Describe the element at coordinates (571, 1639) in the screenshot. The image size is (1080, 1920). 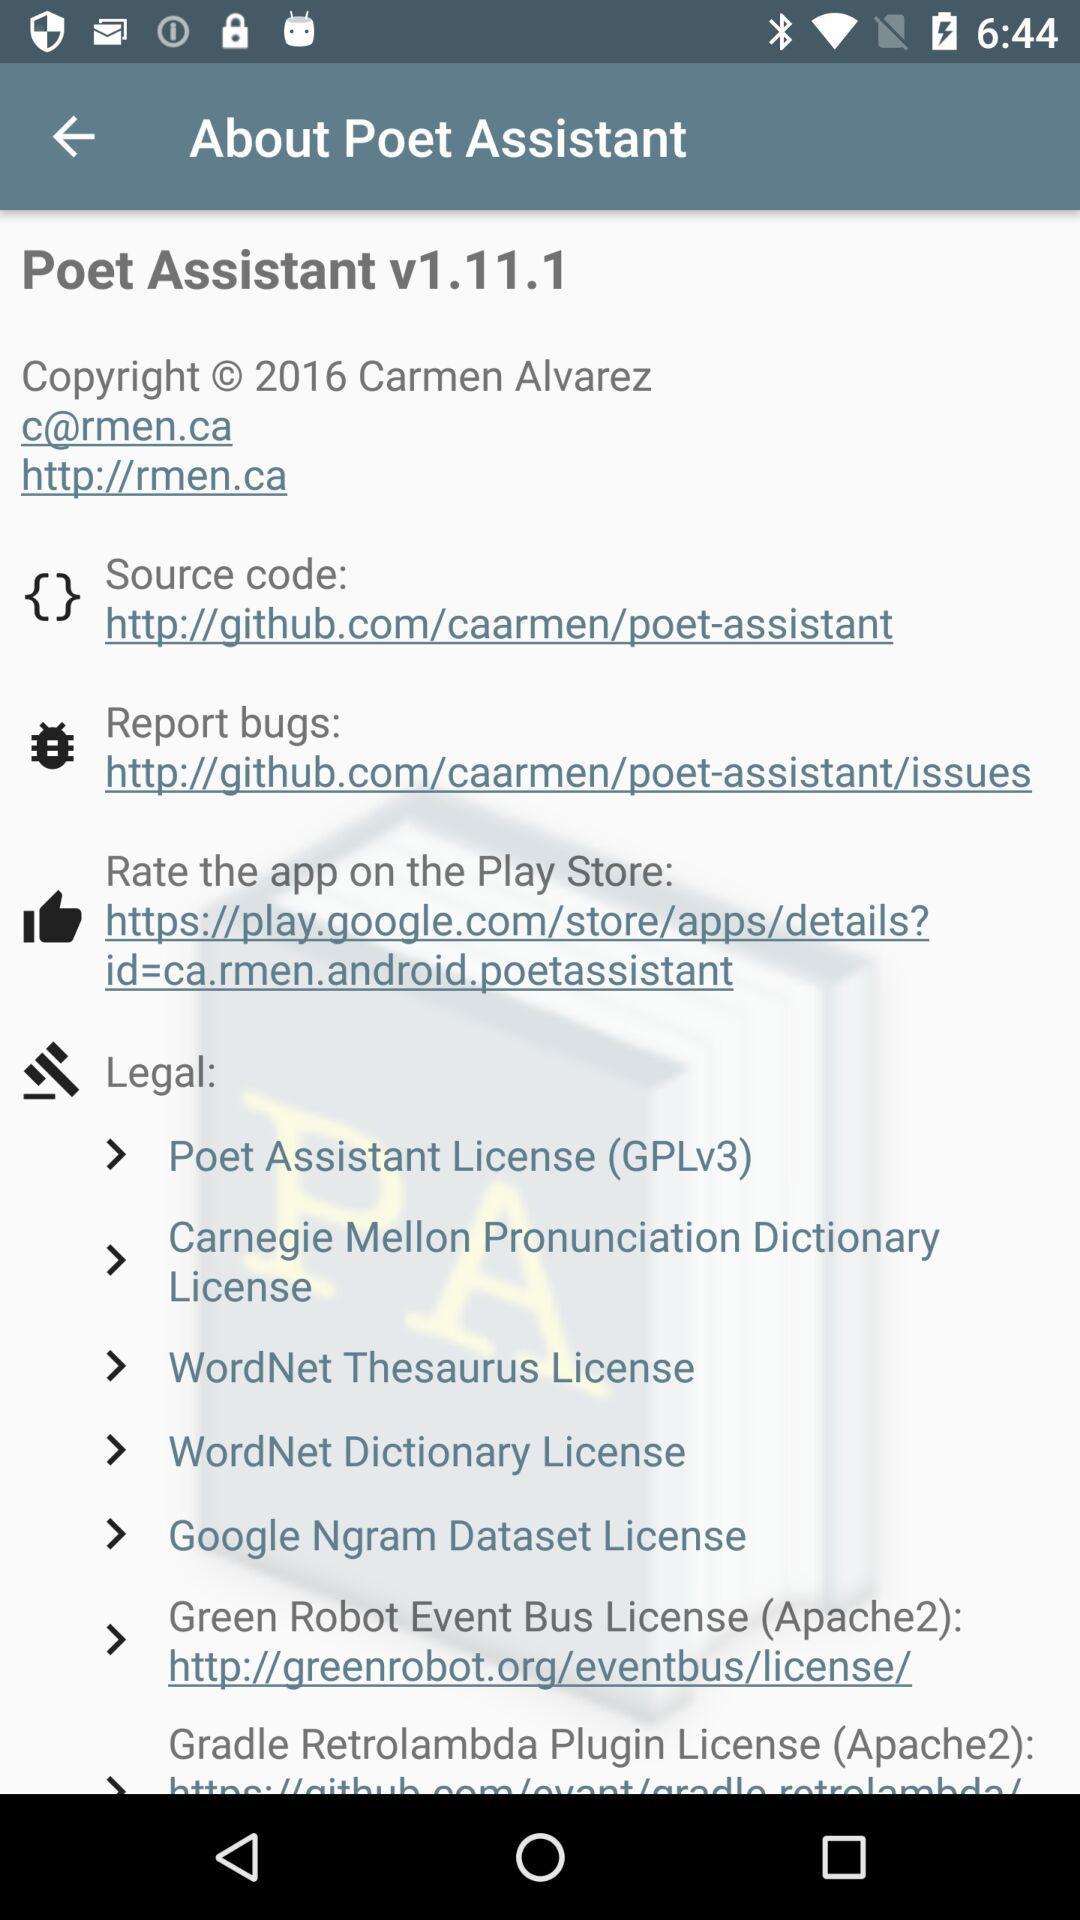
I see `item below google ngram dataset item` at that location.